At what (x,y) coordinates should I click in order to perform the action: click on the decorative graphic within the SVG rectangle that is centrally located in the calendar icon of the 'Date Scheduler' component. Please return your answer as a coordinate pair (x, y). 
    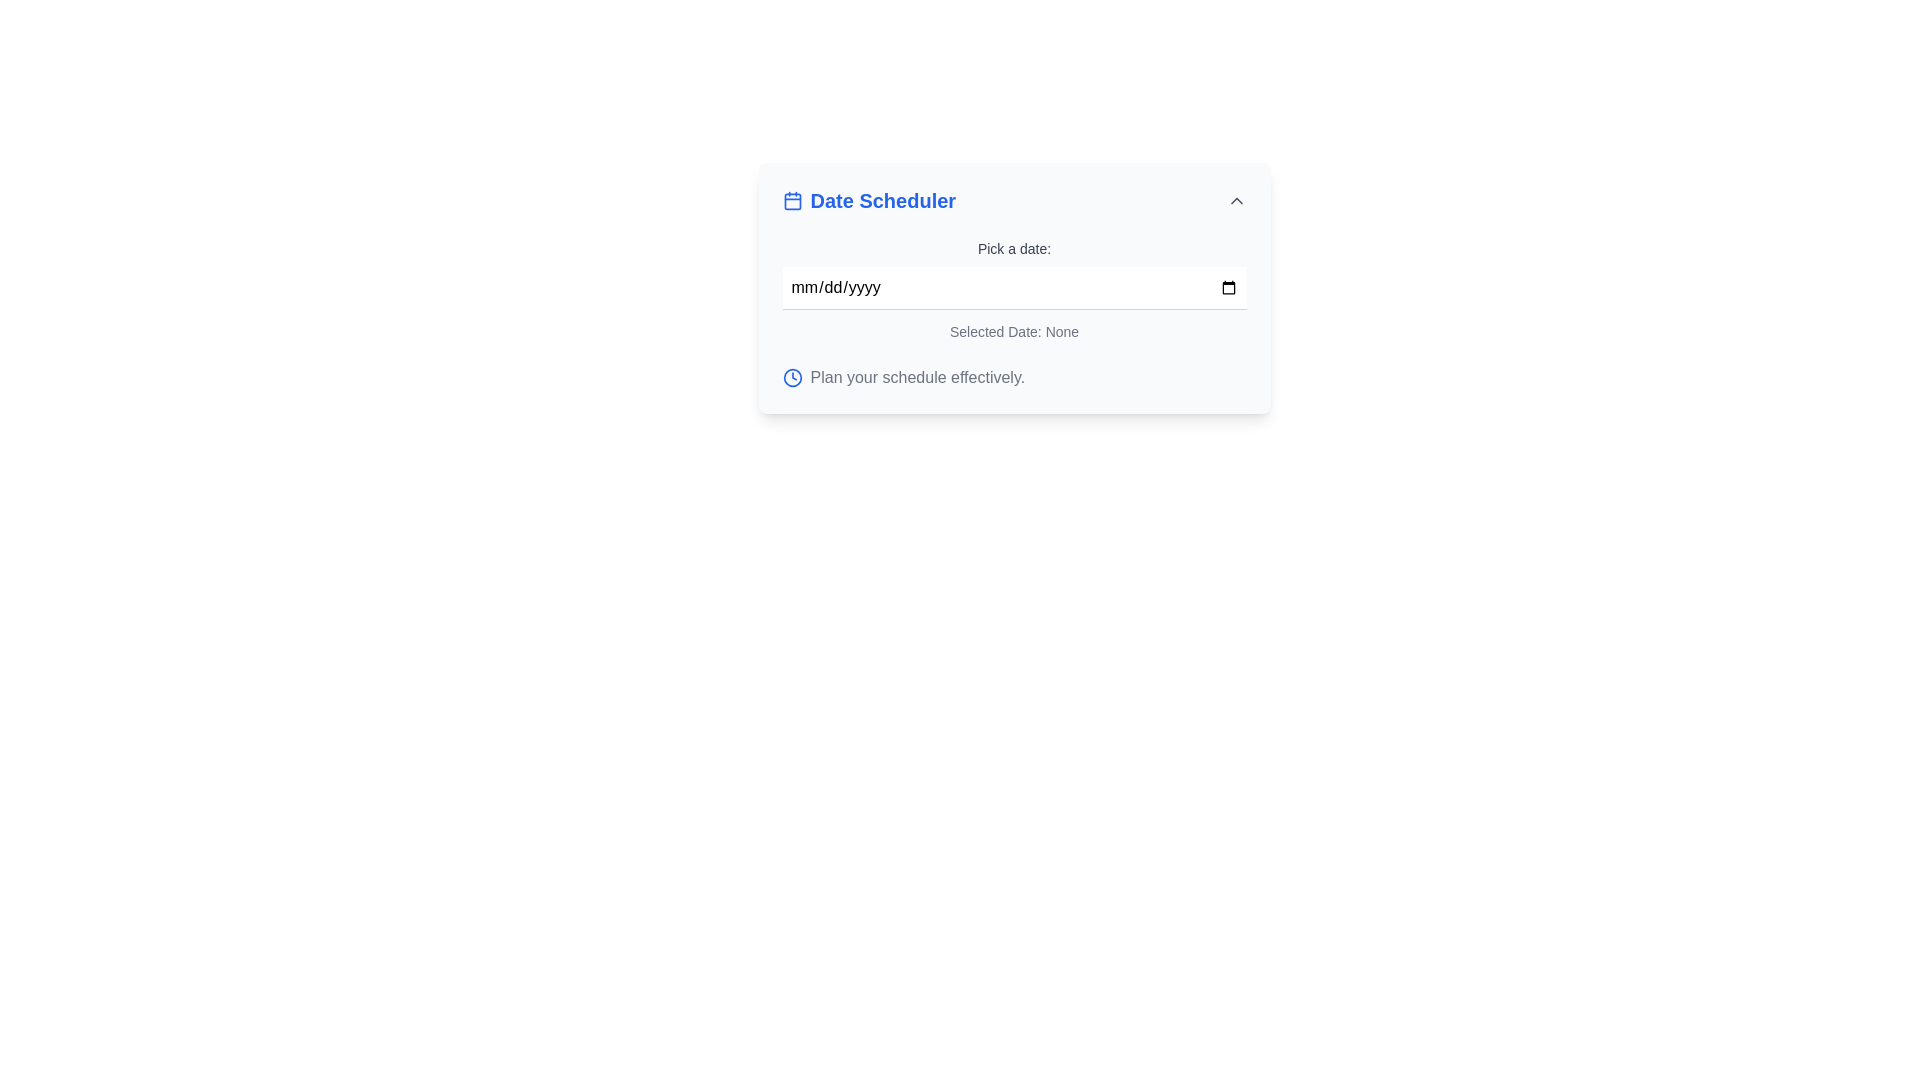
    Looking at the image, I should click on (791, 201).